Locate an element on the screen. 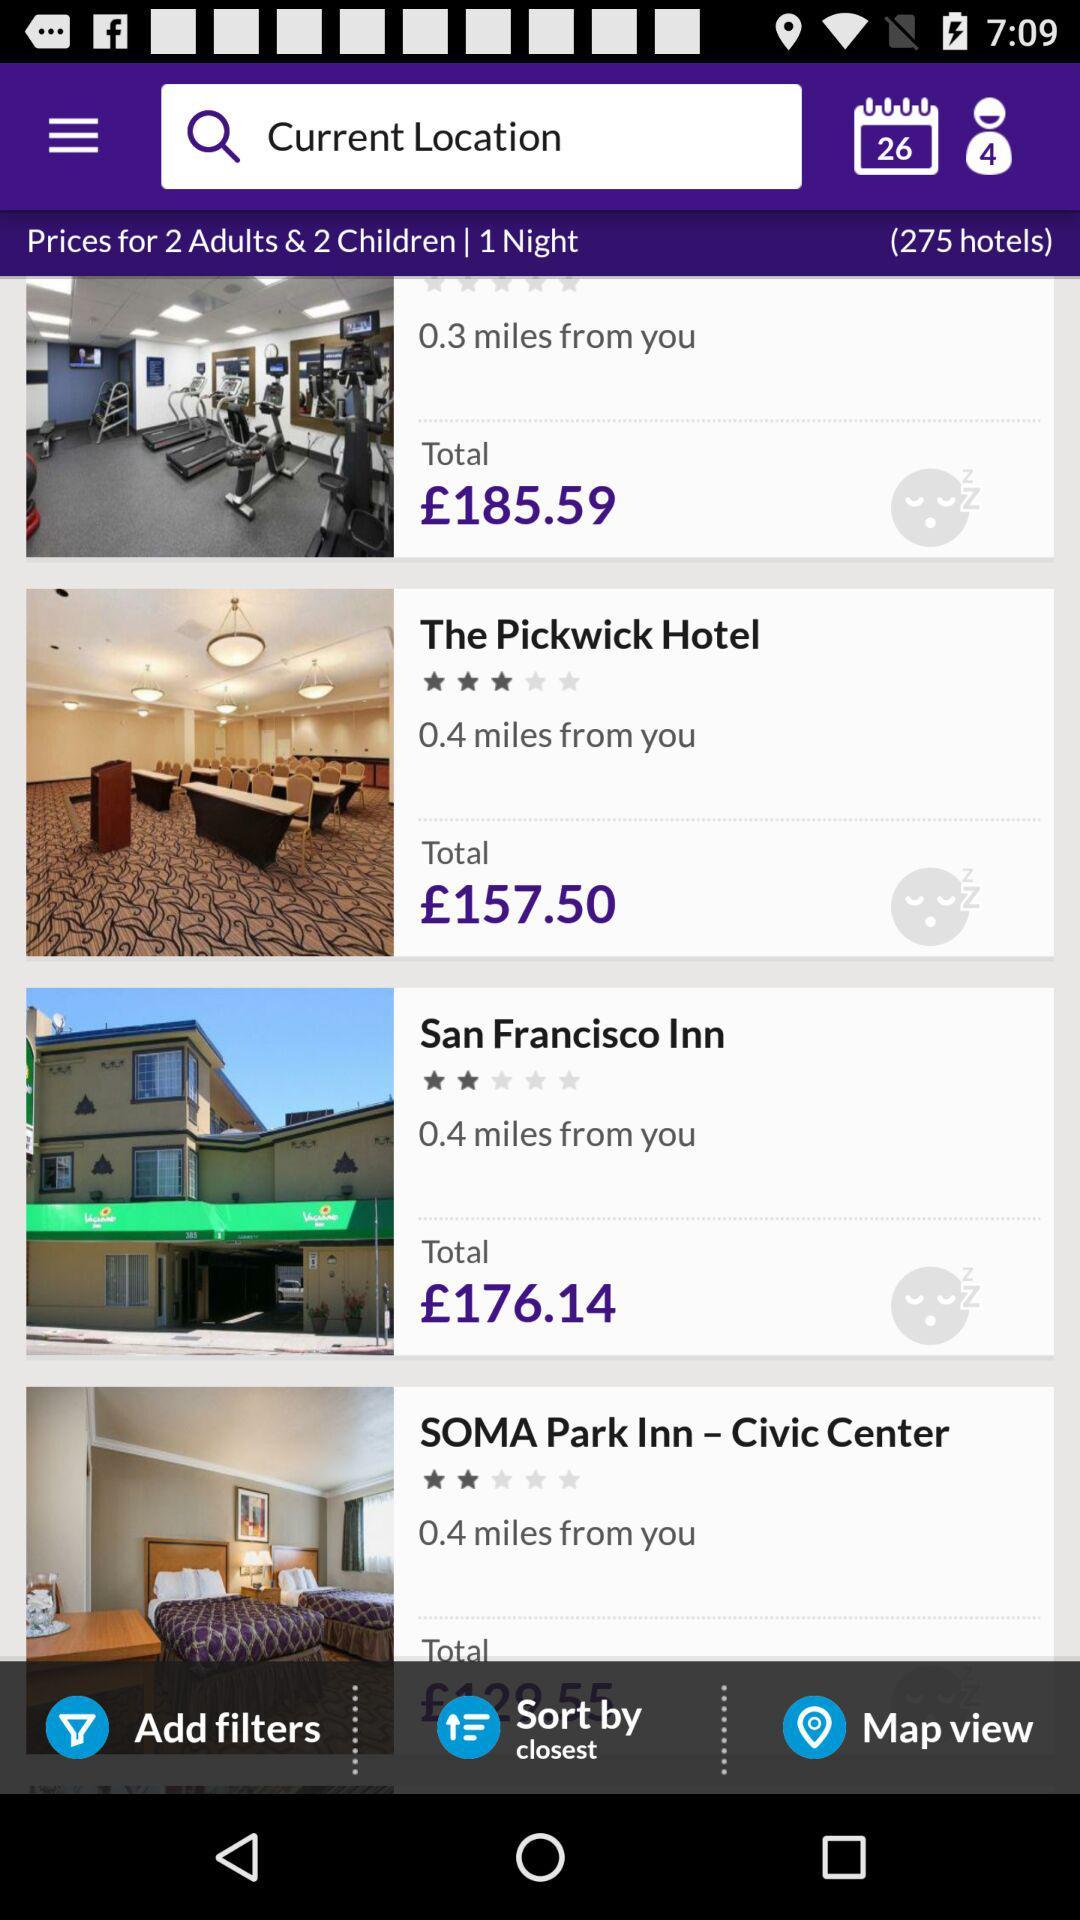  the third image from top is located at coordinates (209, 1171).